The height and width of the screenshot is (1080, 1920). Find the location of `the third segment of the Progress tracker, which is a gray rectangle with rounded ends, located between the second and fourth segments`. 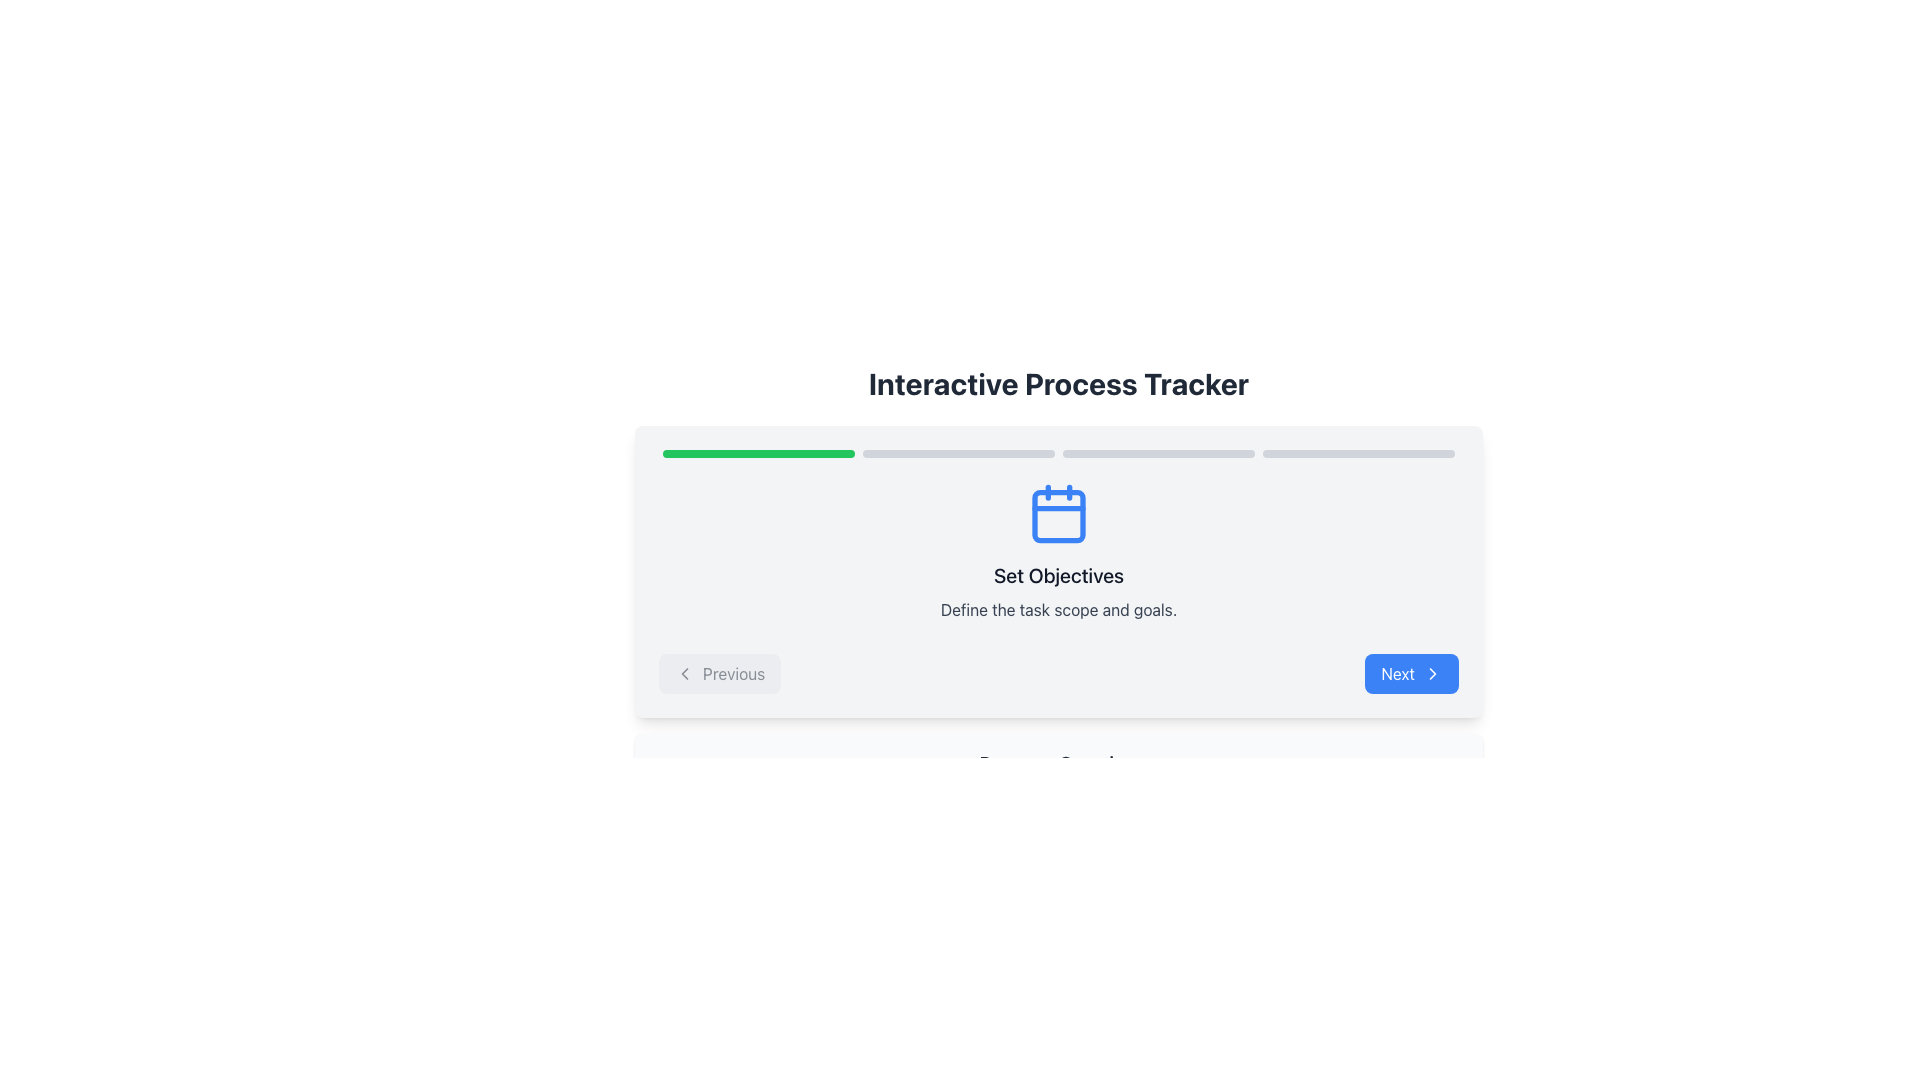

the third segment of the Progress tracker, which is a gray rectangle with rounded ends, located between the second and fourth segments is located at coordinates (1158, 454).